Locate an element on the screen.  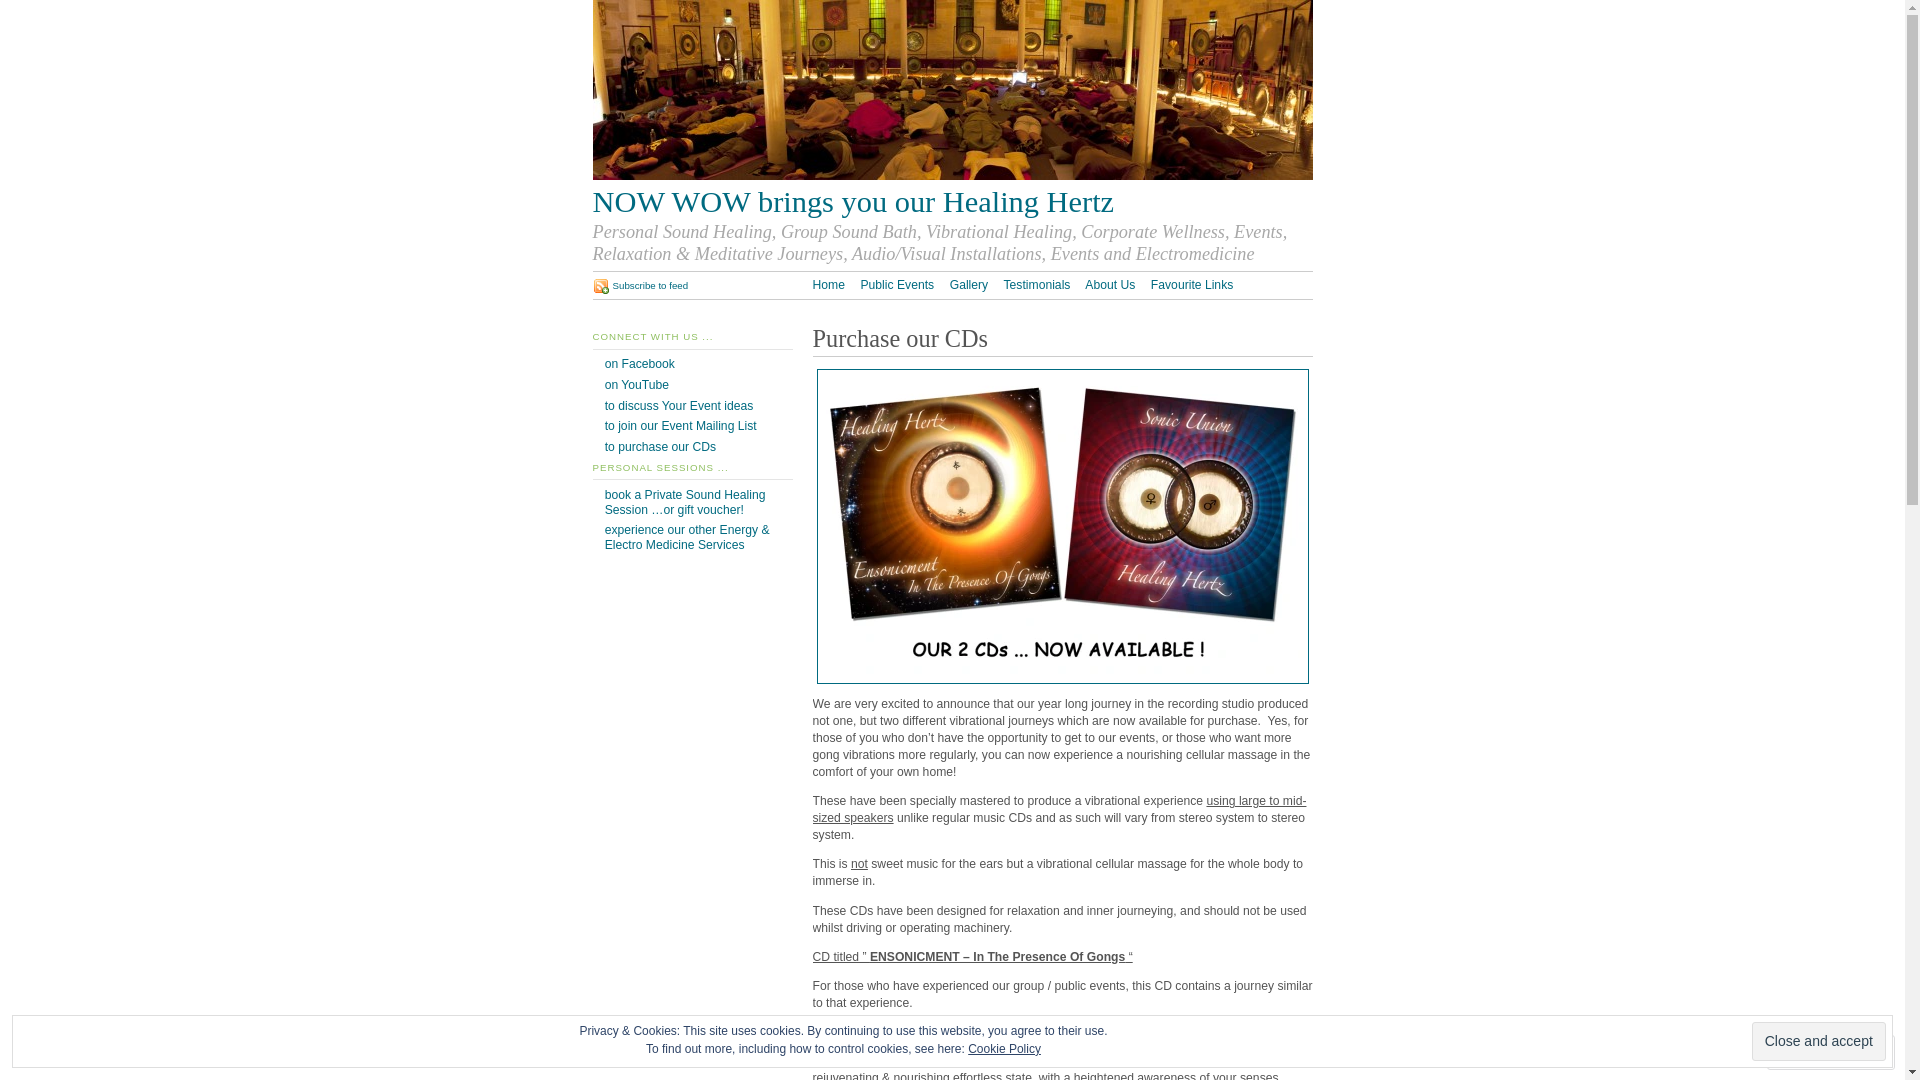
'Follow' is located at coordinates (1813, 1051).